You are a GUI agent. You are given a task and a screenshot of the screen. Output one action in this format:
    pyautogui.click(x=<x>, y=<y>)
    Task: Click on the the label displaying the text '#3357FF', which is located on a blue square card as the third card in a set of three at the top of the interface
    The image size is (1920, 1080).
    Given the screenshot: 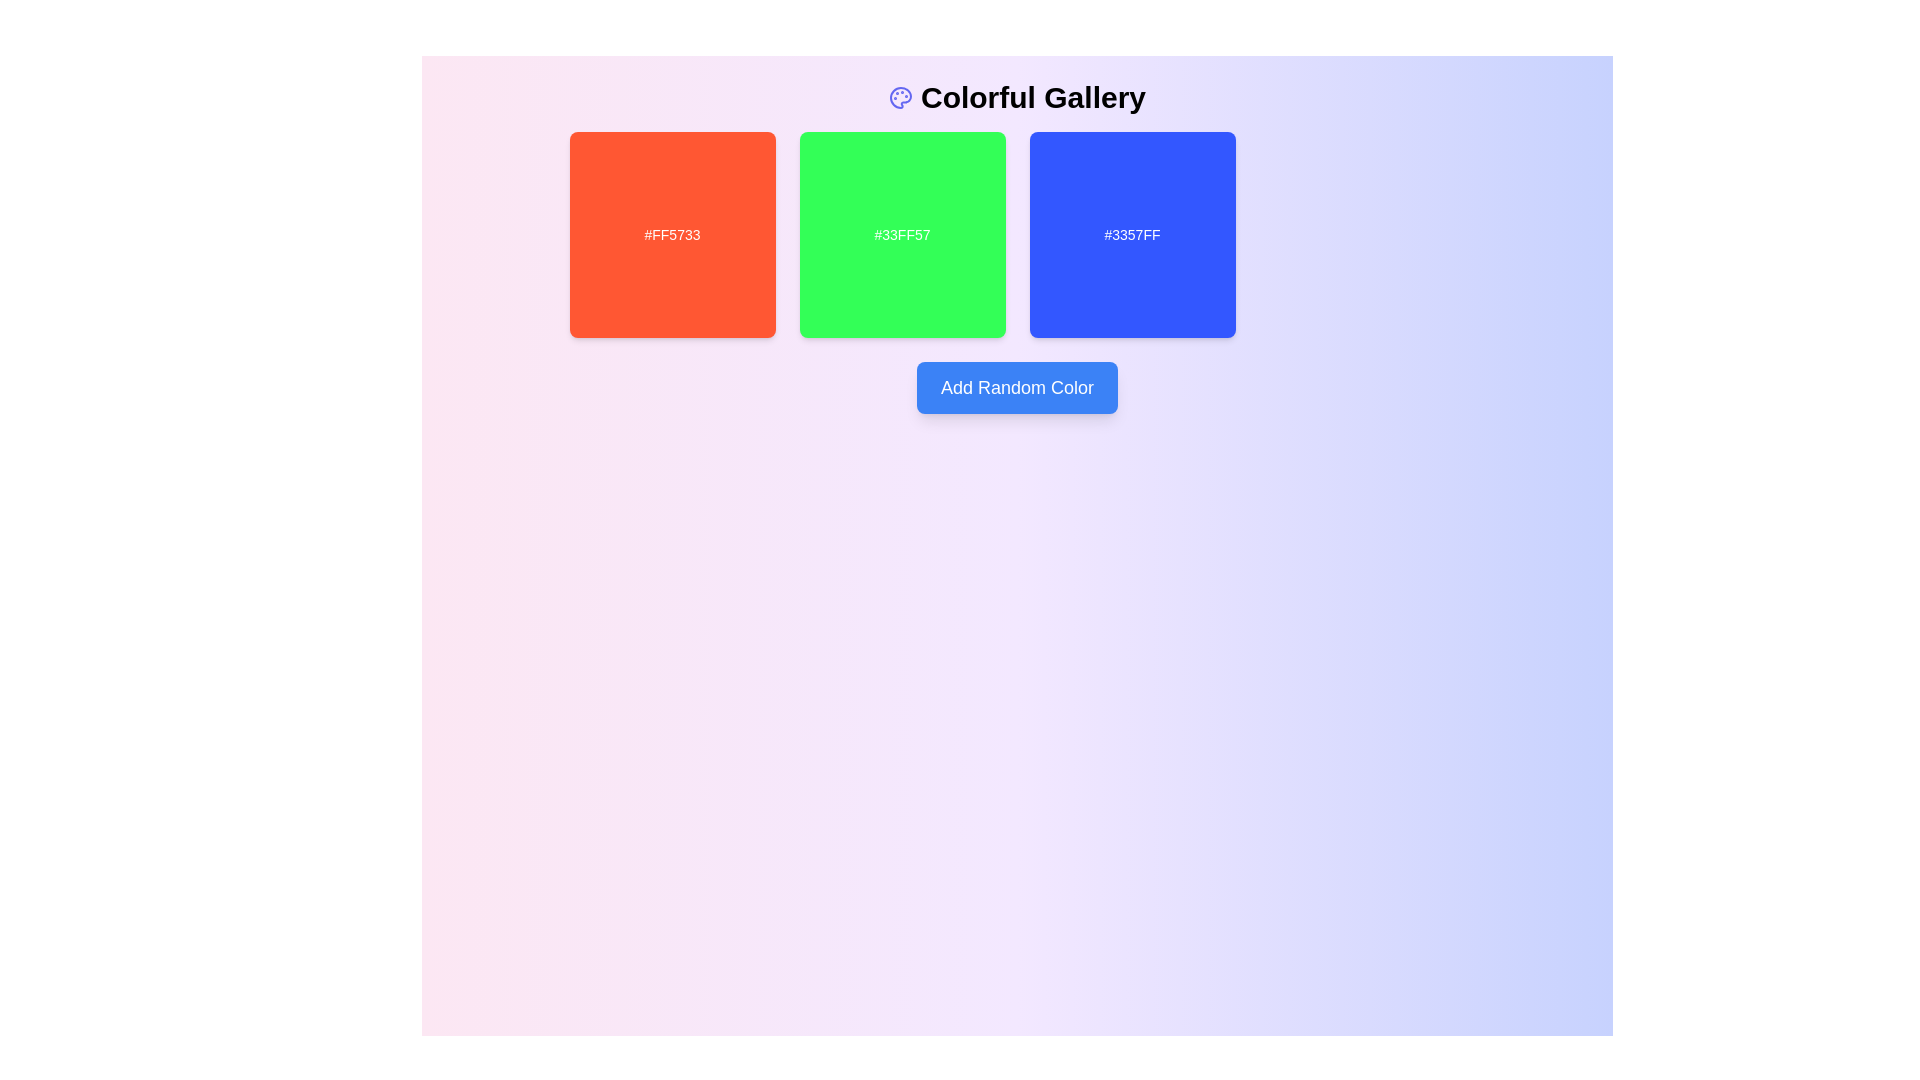 What is the action you would take?
    pyautogui.click(x=1132, y=234)
    